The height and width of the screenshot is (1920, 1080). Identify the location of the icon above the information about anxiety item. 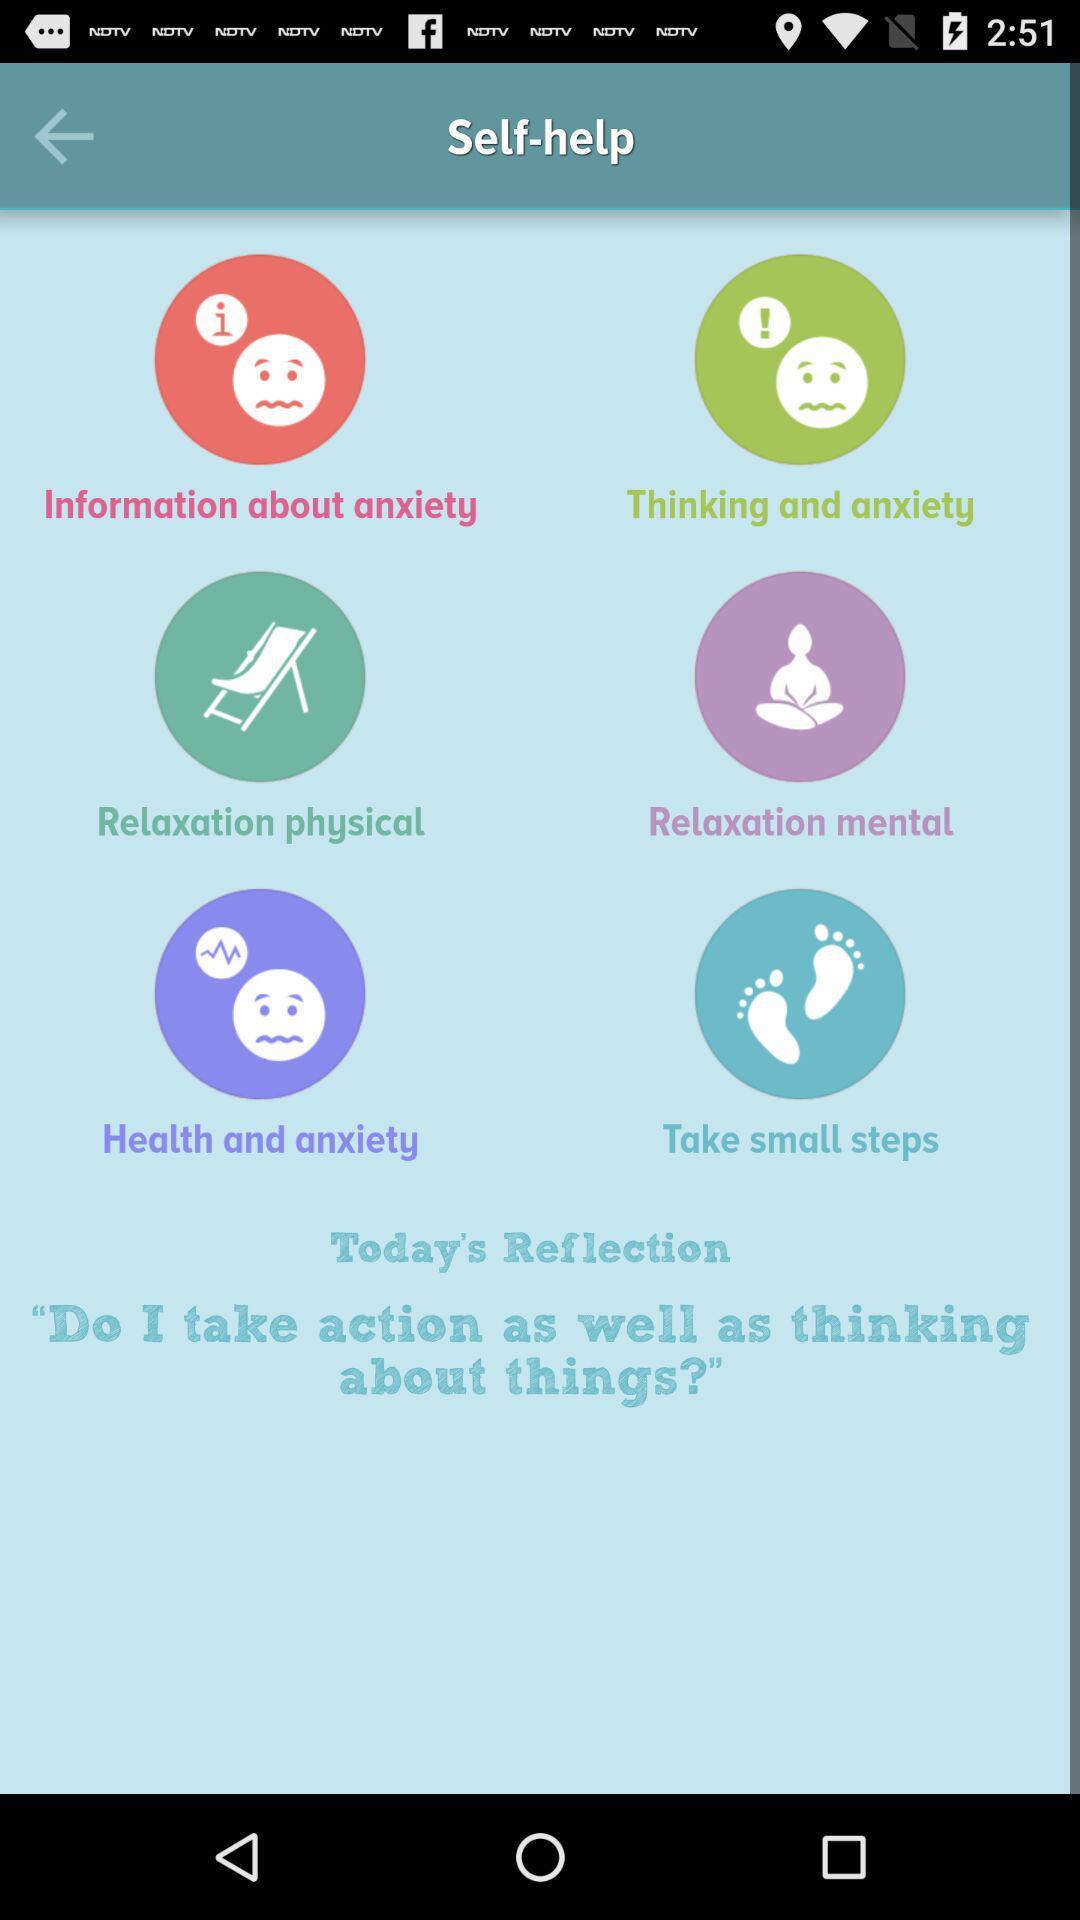
(72, 135).